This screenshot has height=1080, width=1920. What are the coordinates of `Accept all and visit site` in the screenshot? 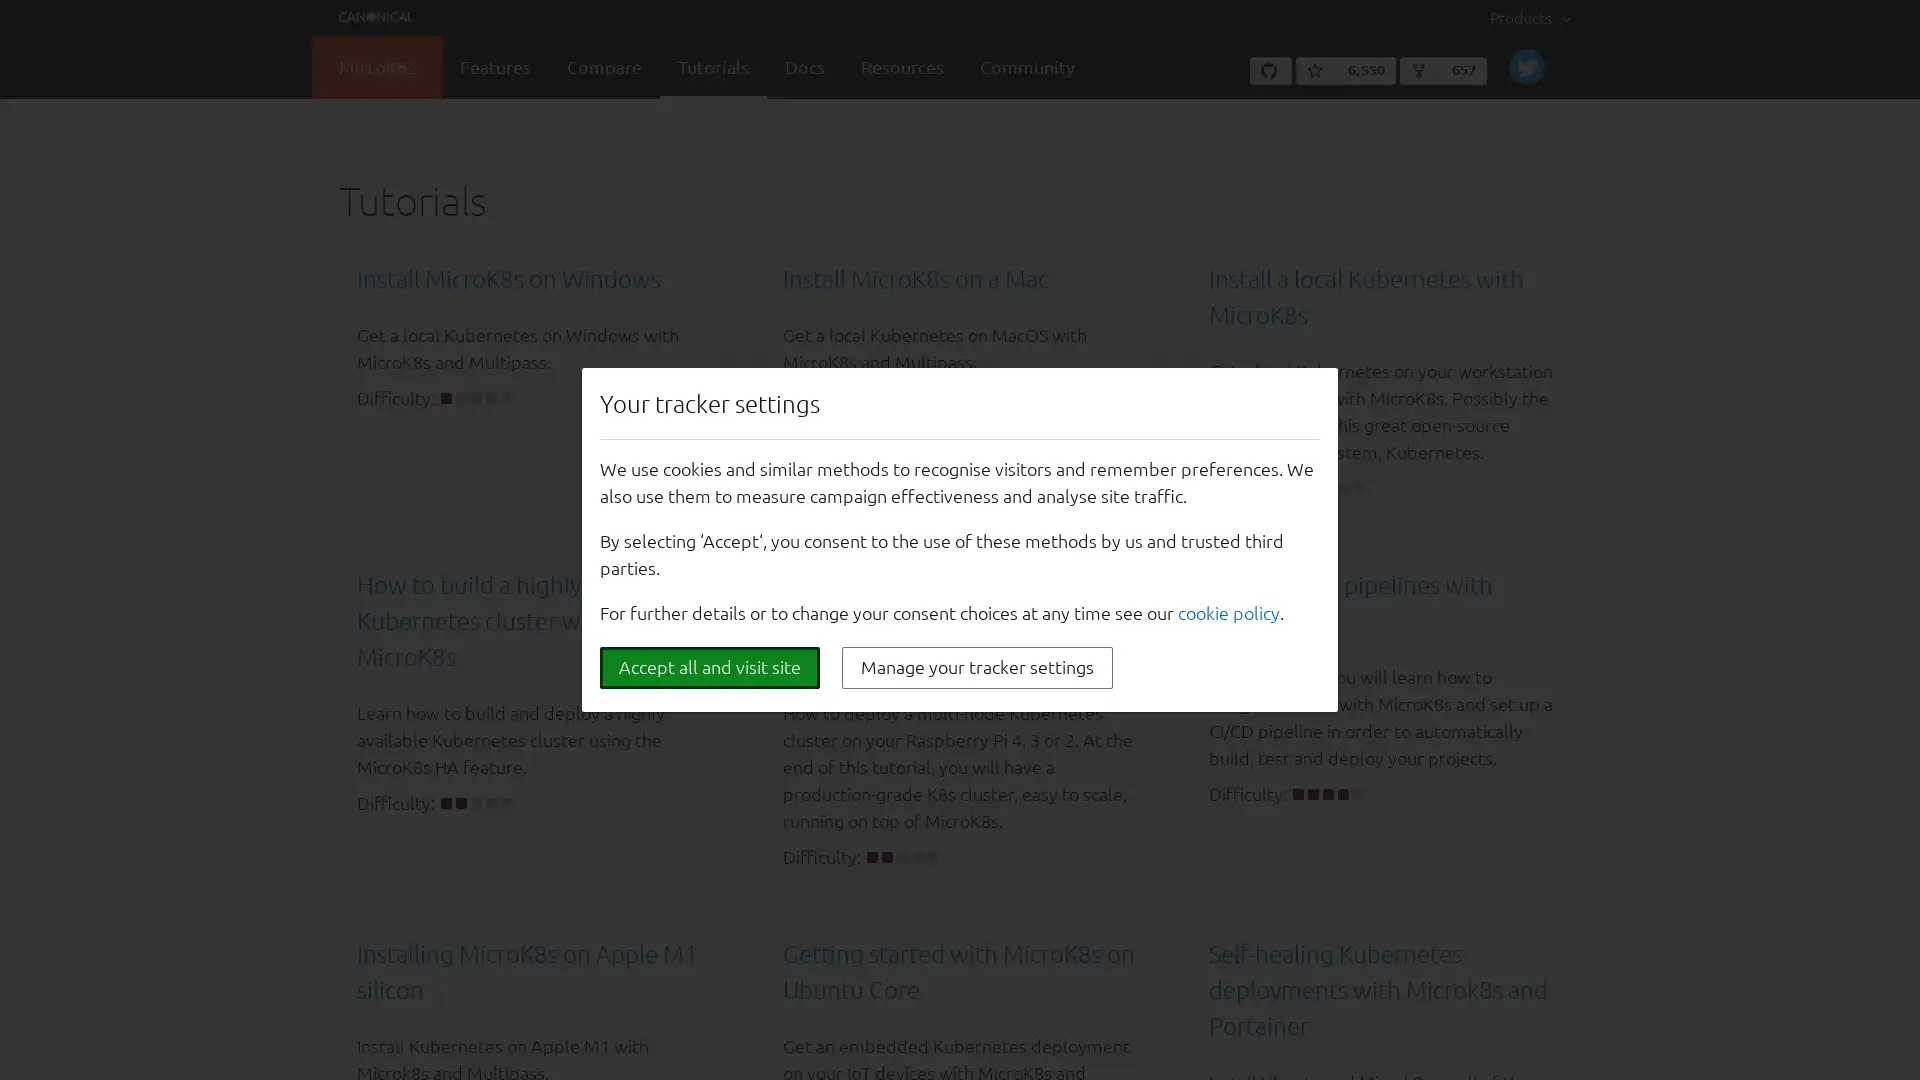 It's located at (710, 667).